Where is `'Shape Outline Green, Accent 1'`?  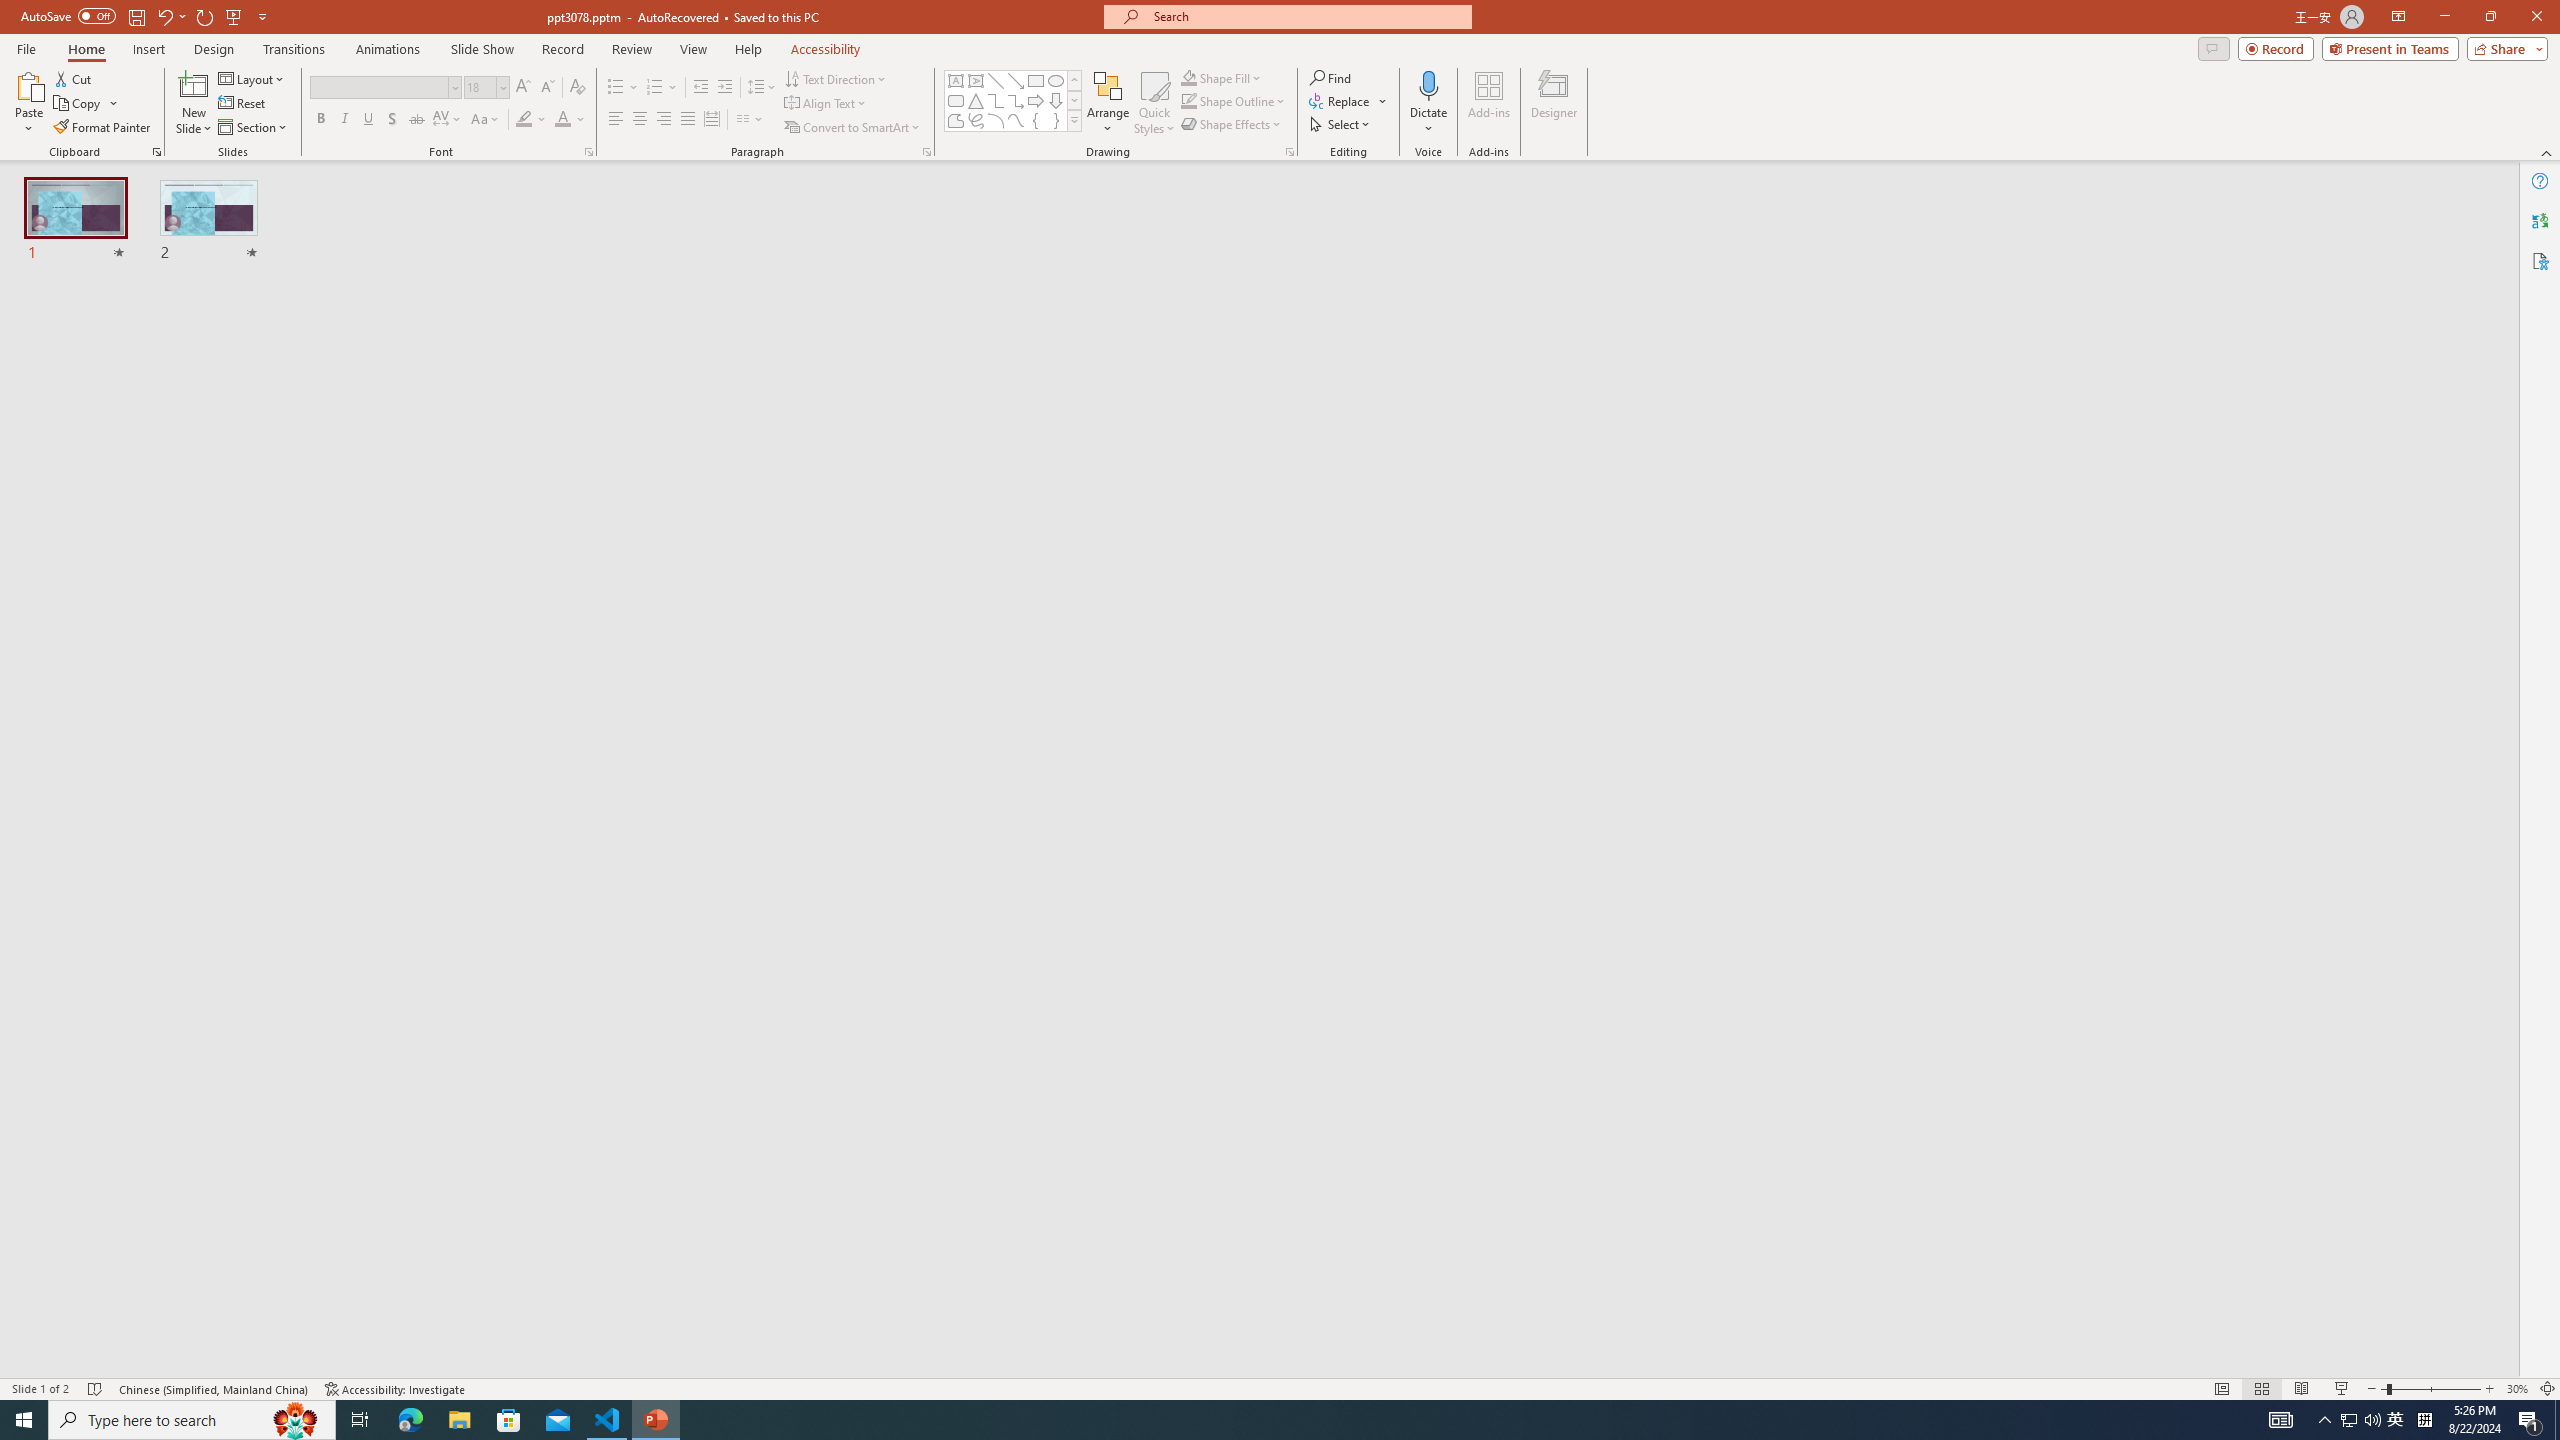 'Shape Outline Green, Accent 1' is located at coordinates (1189, 99).